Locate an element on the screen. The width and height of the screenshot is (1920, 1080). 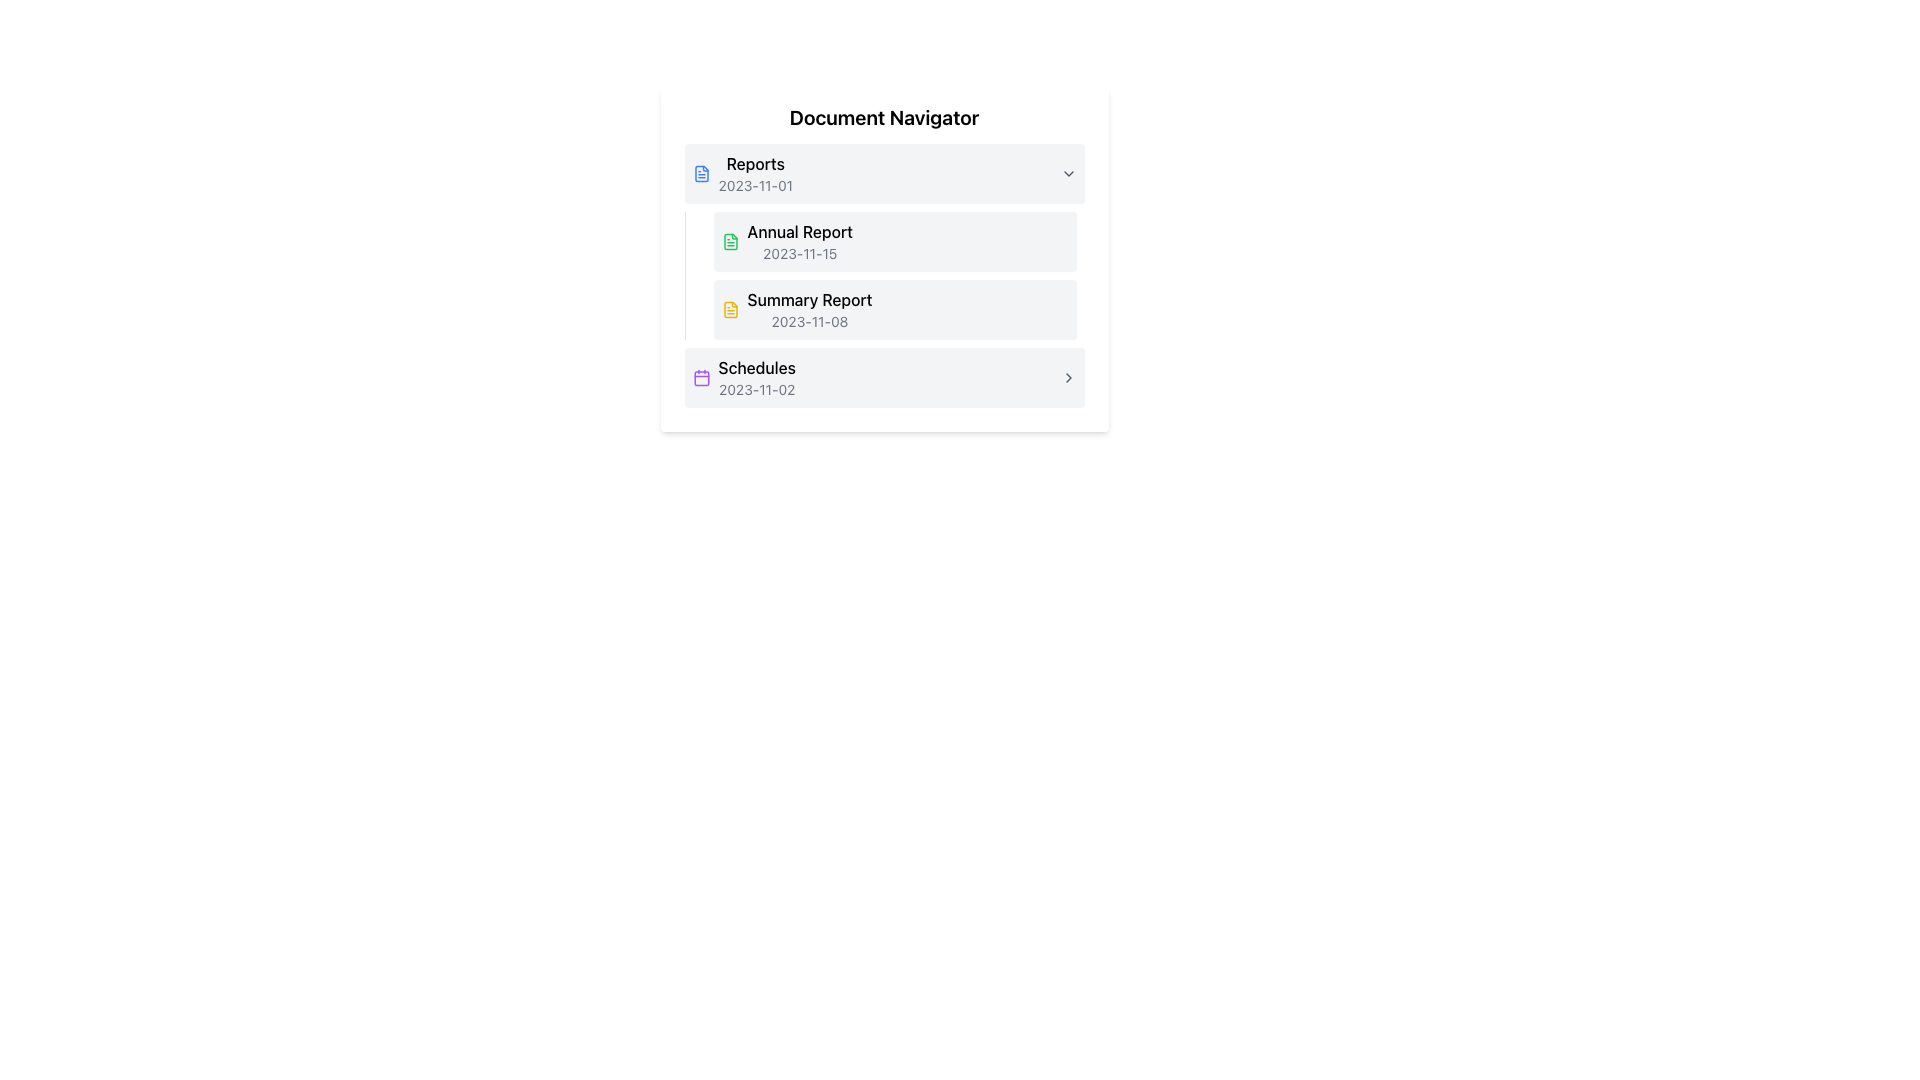
the small document icon with a blue outline located to the left of the 'Reports' label in the 'Document Navigator' panel is located at coordinates (701, 172).